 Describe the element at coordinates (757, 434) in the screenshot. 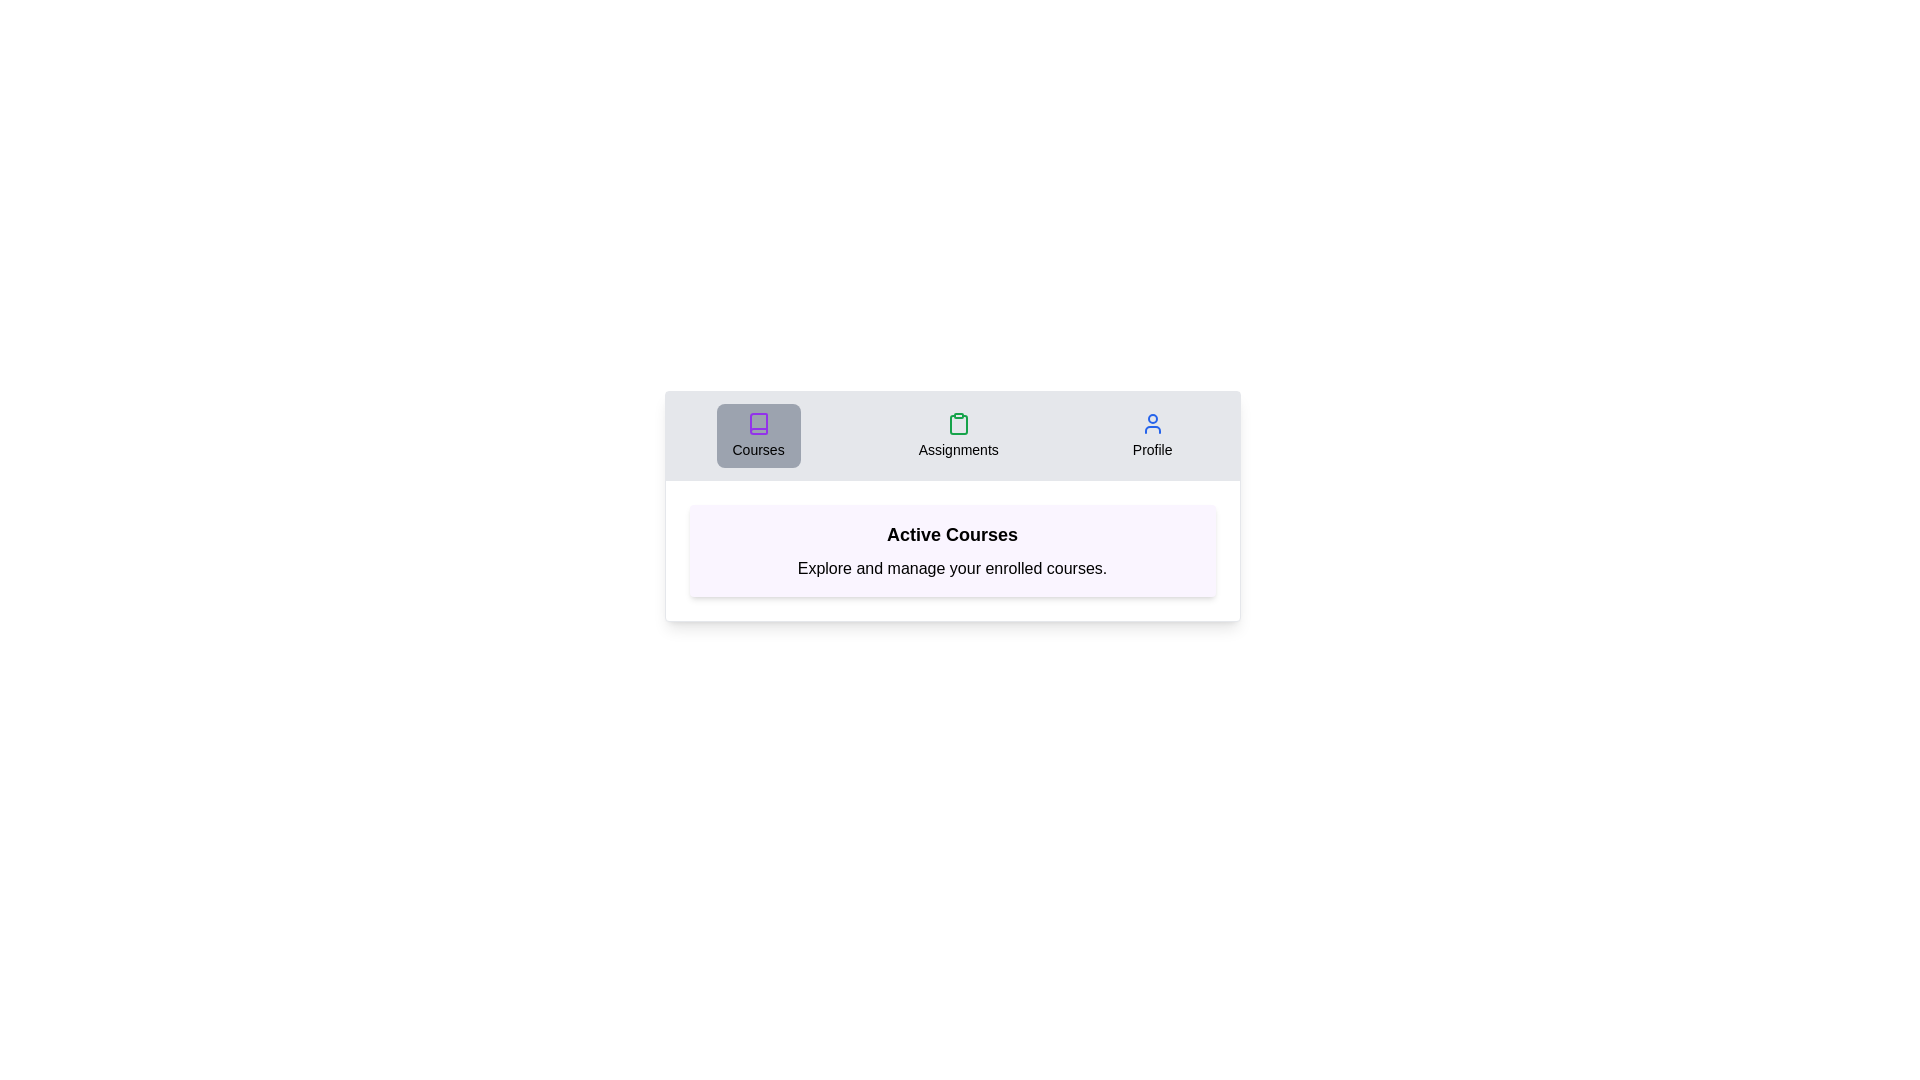

I see `the Courses tab by clicking on its corresponding button` at that location.